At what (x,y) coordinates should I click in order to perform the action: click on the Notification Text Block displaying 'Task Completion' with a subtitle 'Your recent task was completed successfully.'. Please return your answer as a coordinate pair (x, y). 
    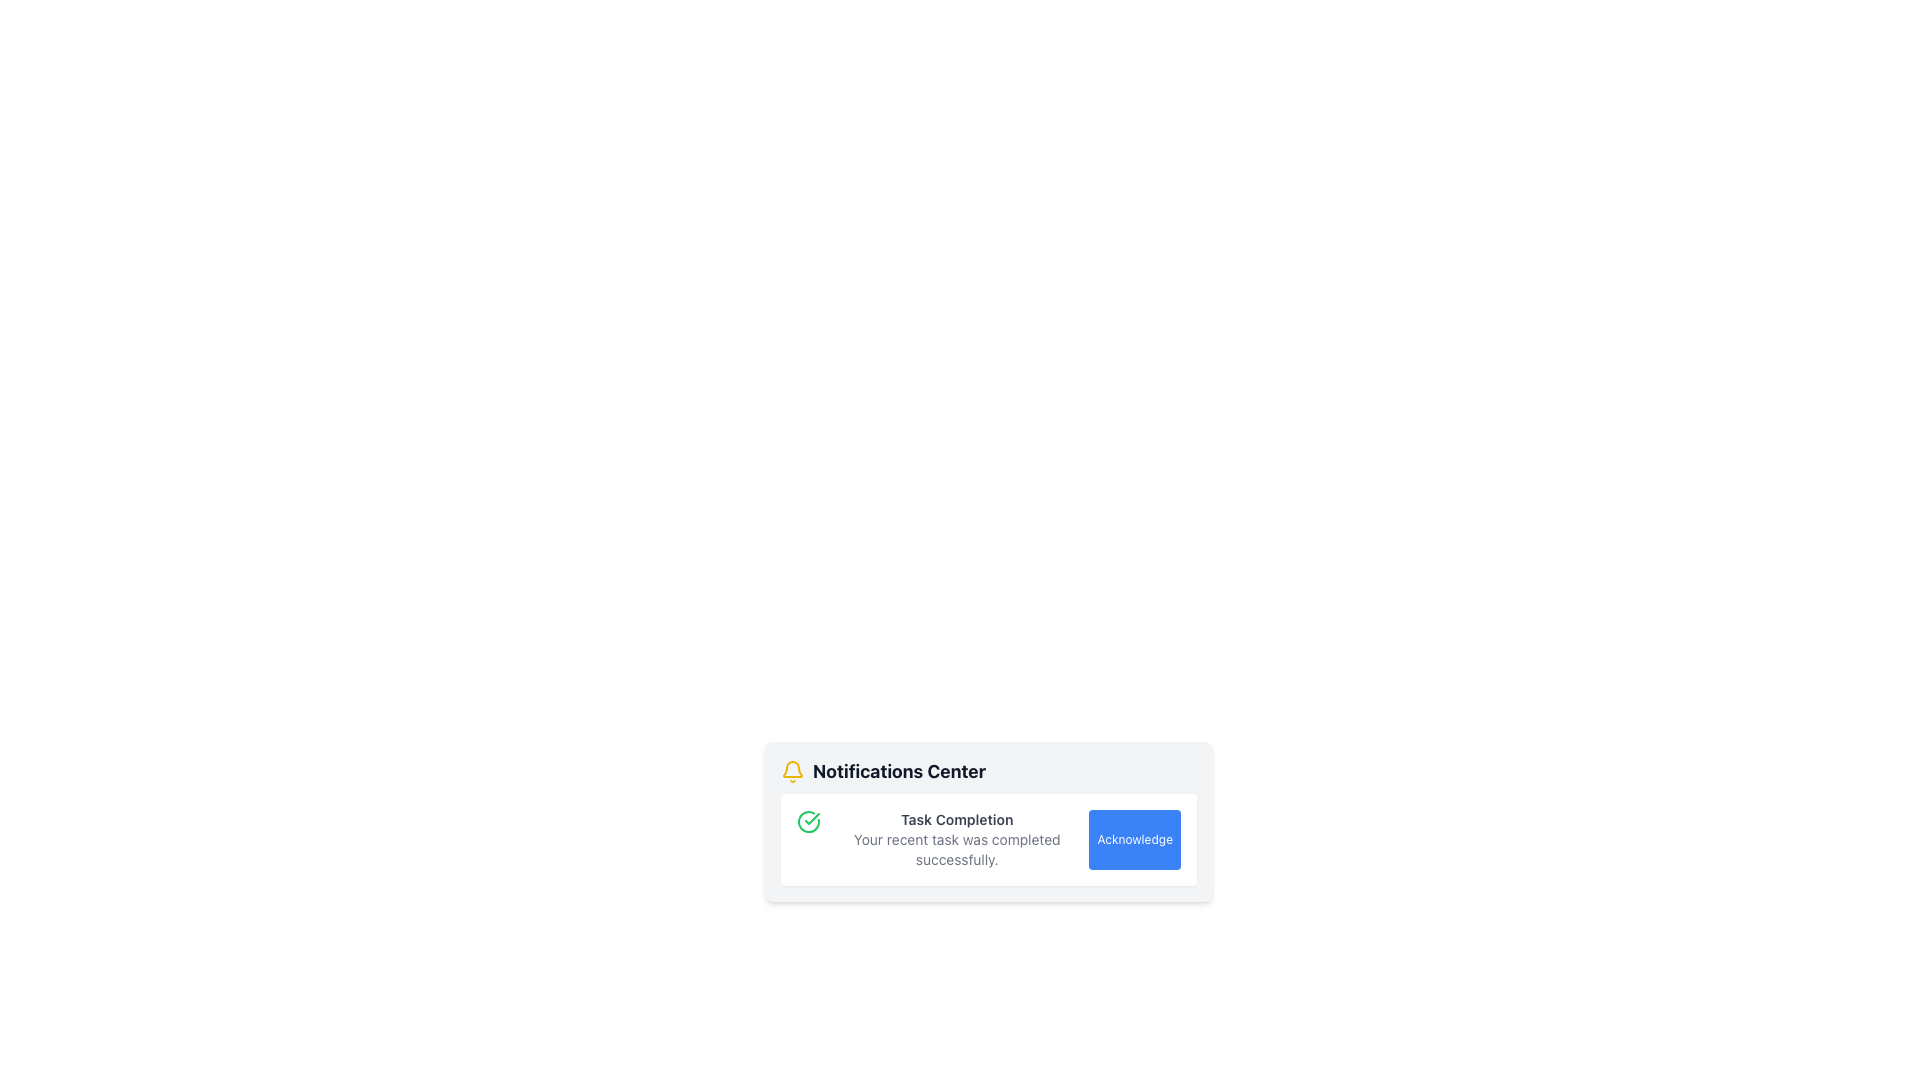
    Looking at the image, I should click on (956, 840).